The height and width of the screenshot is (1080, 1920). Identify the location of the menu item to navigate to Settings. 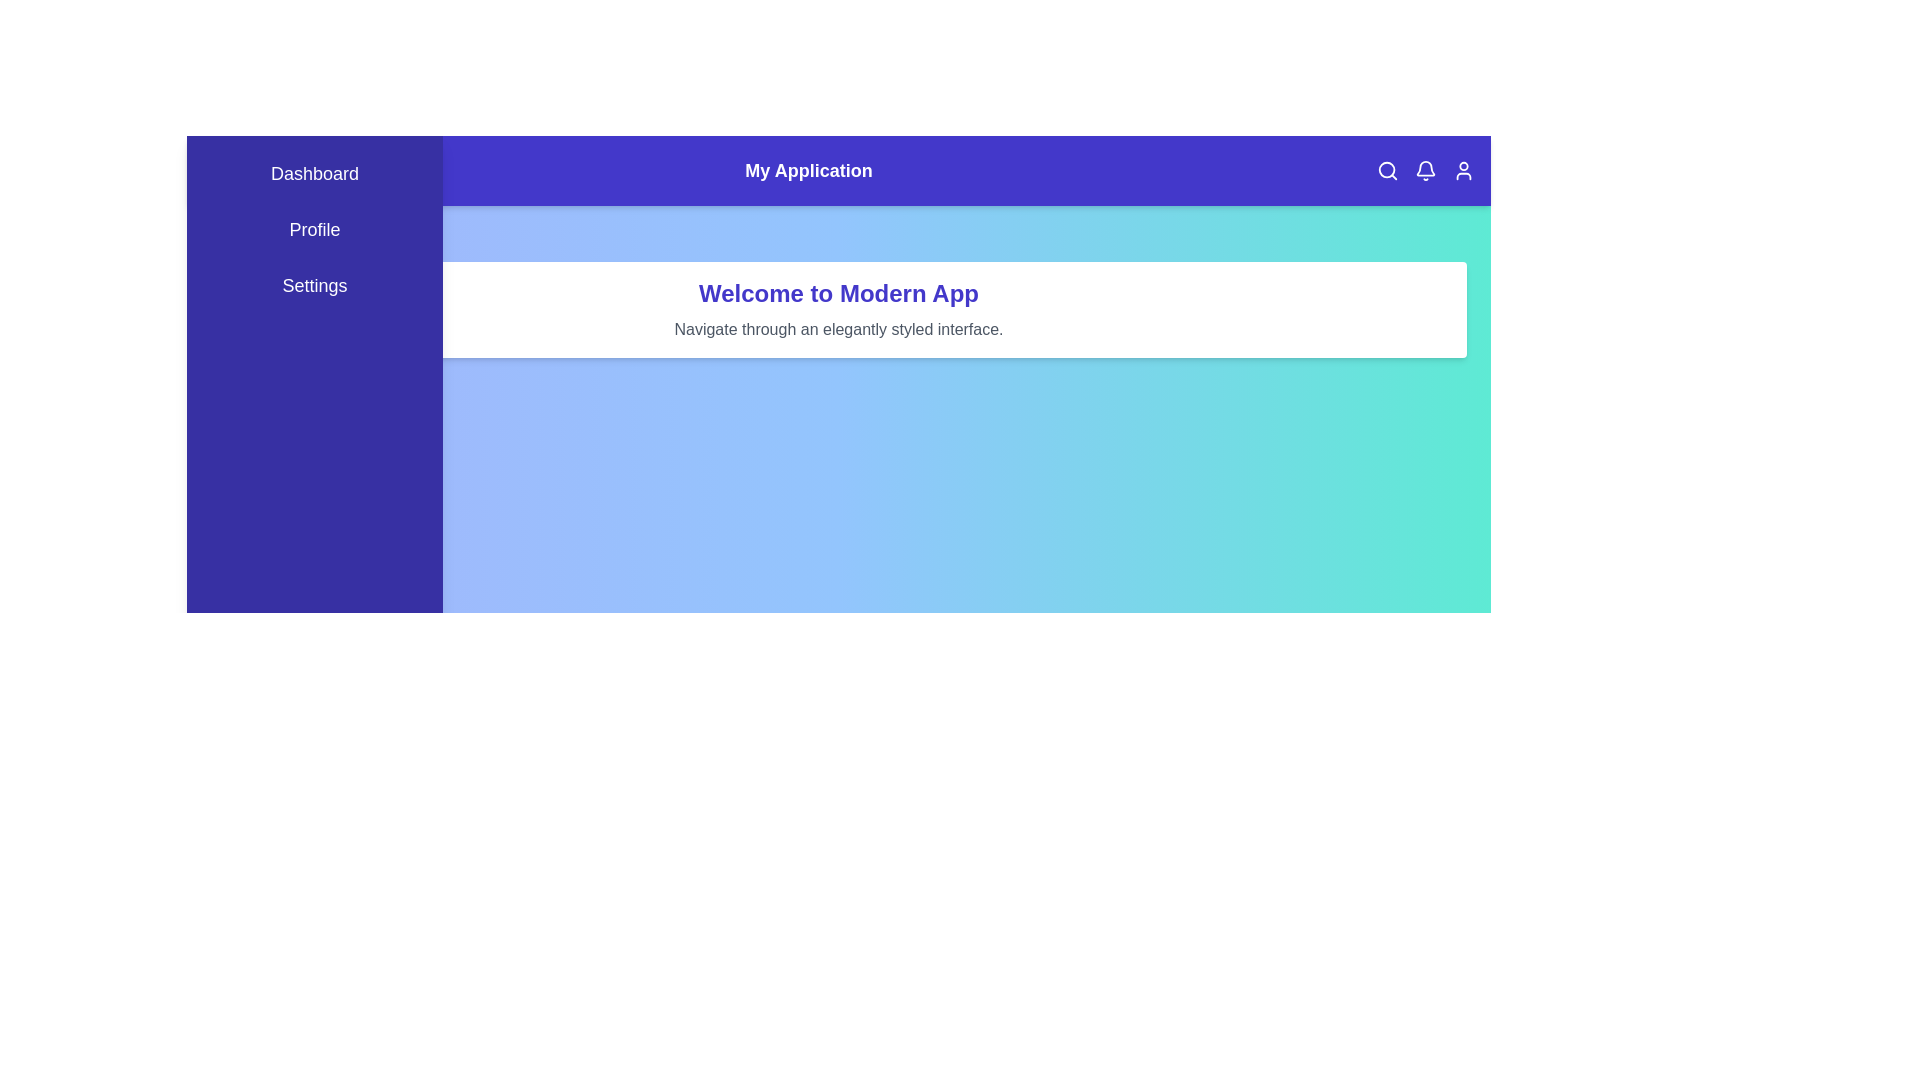
(314, 285).